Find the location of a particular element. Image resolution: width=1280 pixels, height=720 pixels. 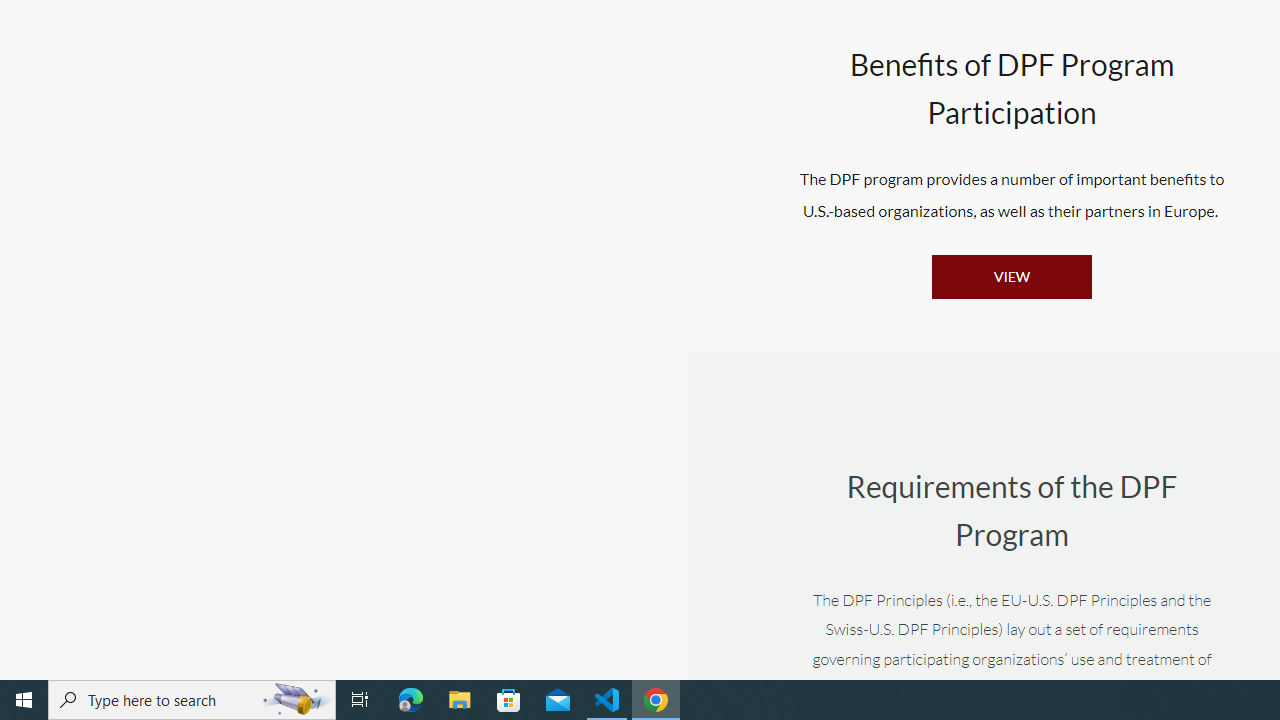

'VIEW' is located at coordinates (1011, 276).